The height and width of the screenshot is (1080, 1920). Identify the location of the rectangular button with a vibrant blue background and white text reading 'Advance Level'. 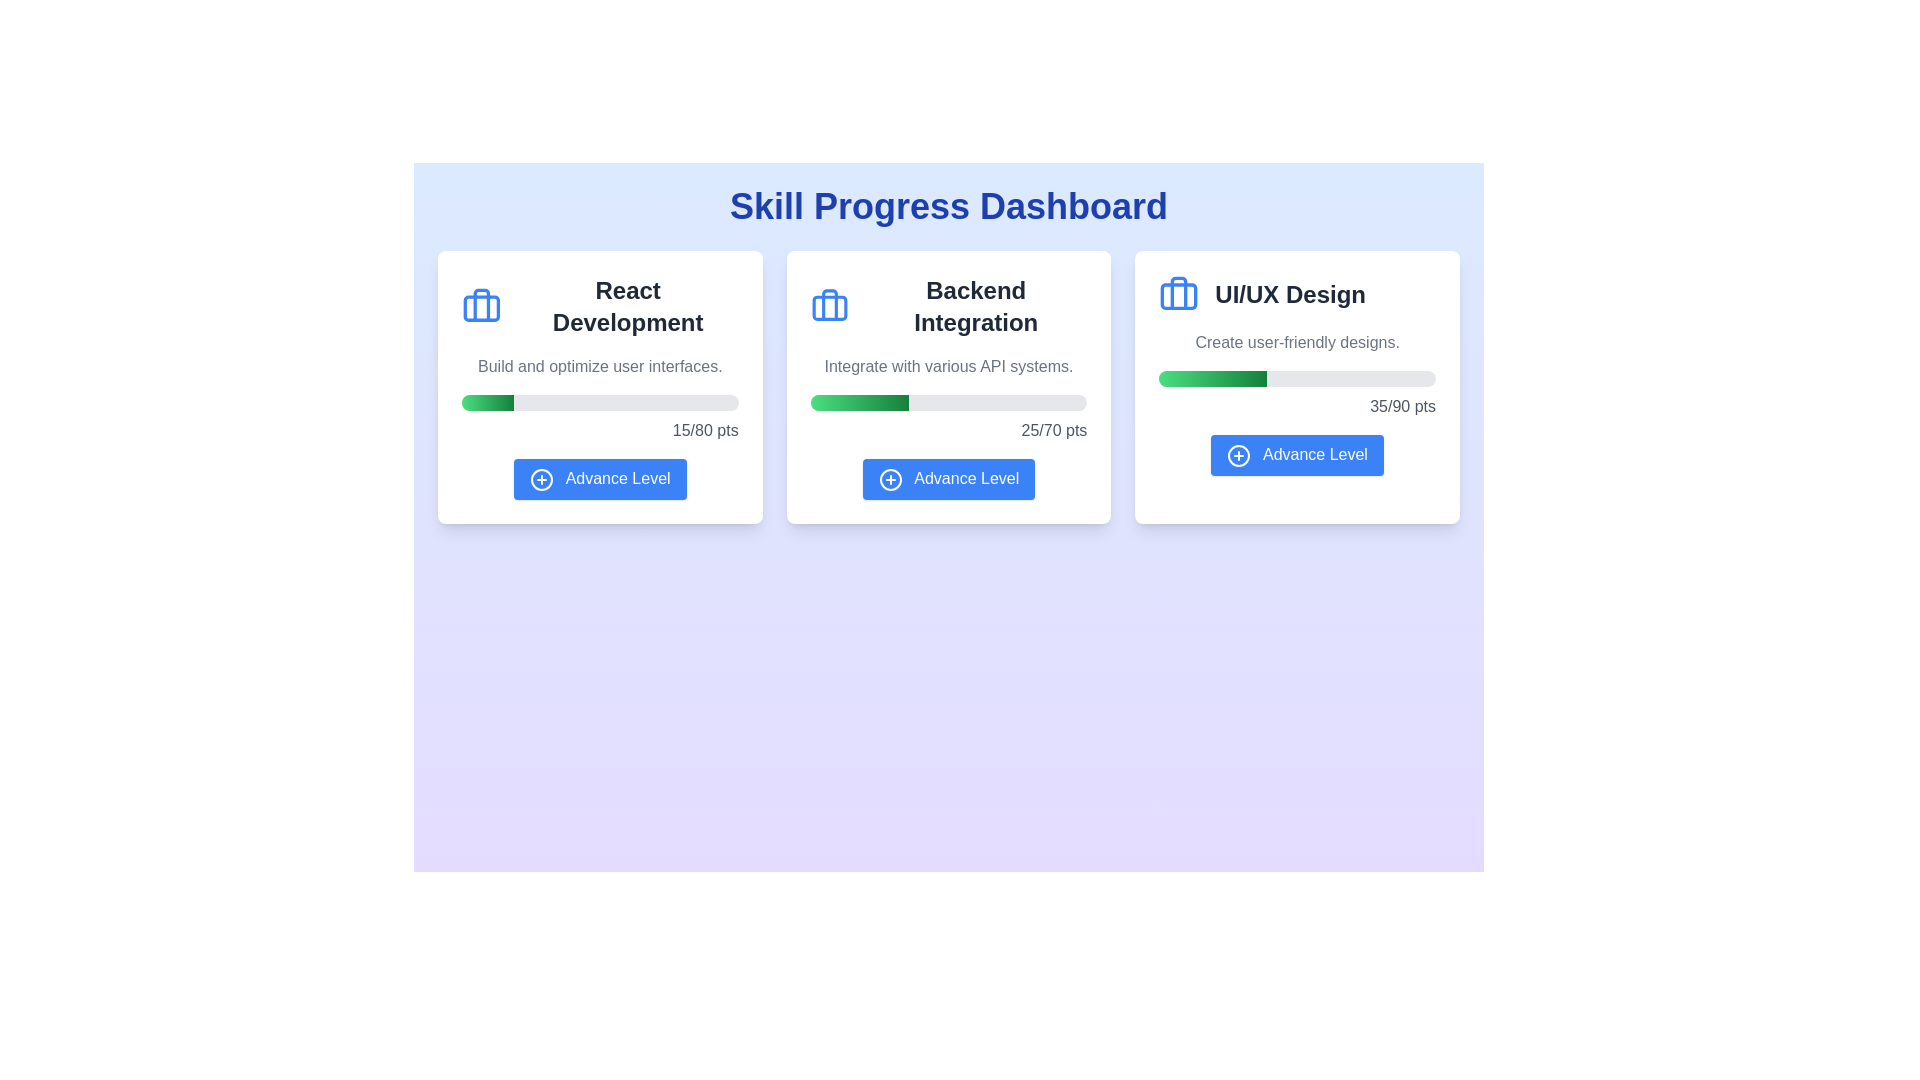
(1297, 455).